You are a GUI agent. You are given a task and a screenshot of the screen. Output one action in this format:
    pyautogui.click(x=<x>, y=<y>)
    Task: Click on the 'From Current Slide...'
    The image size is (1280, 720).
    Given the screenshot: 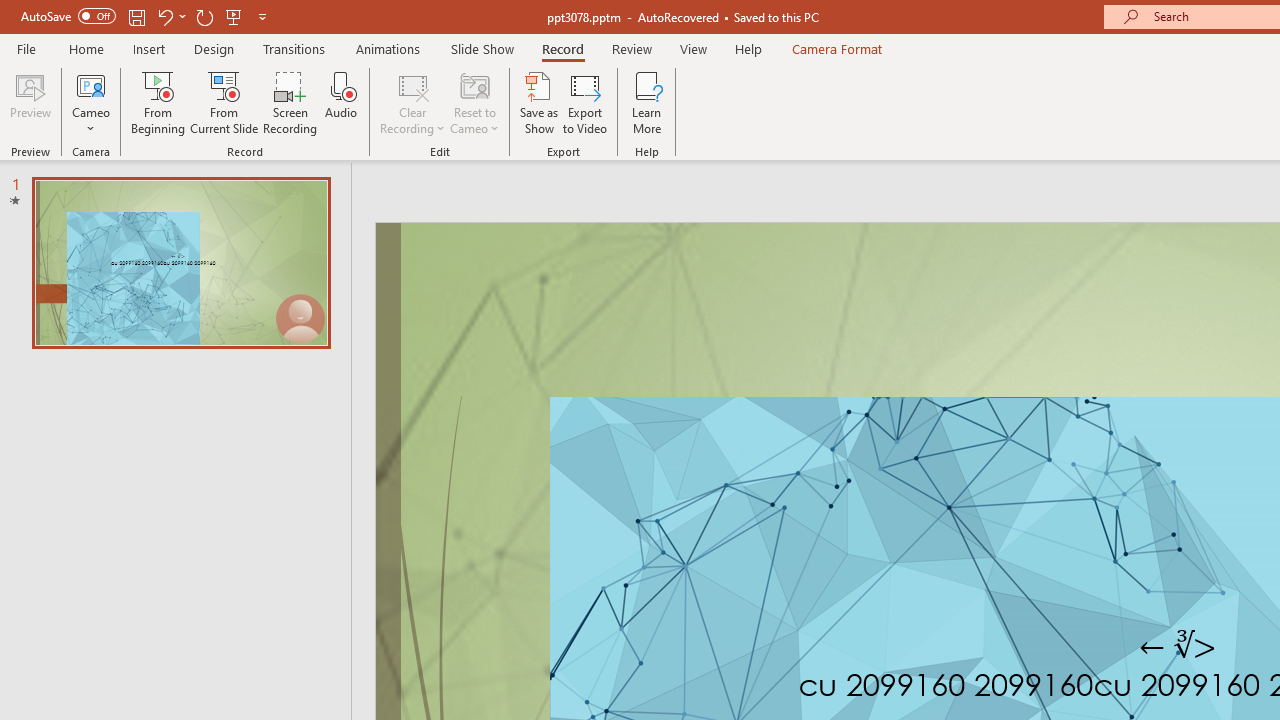 What is the action you would take?
    pyautogui.click(x=224, y=103)
    